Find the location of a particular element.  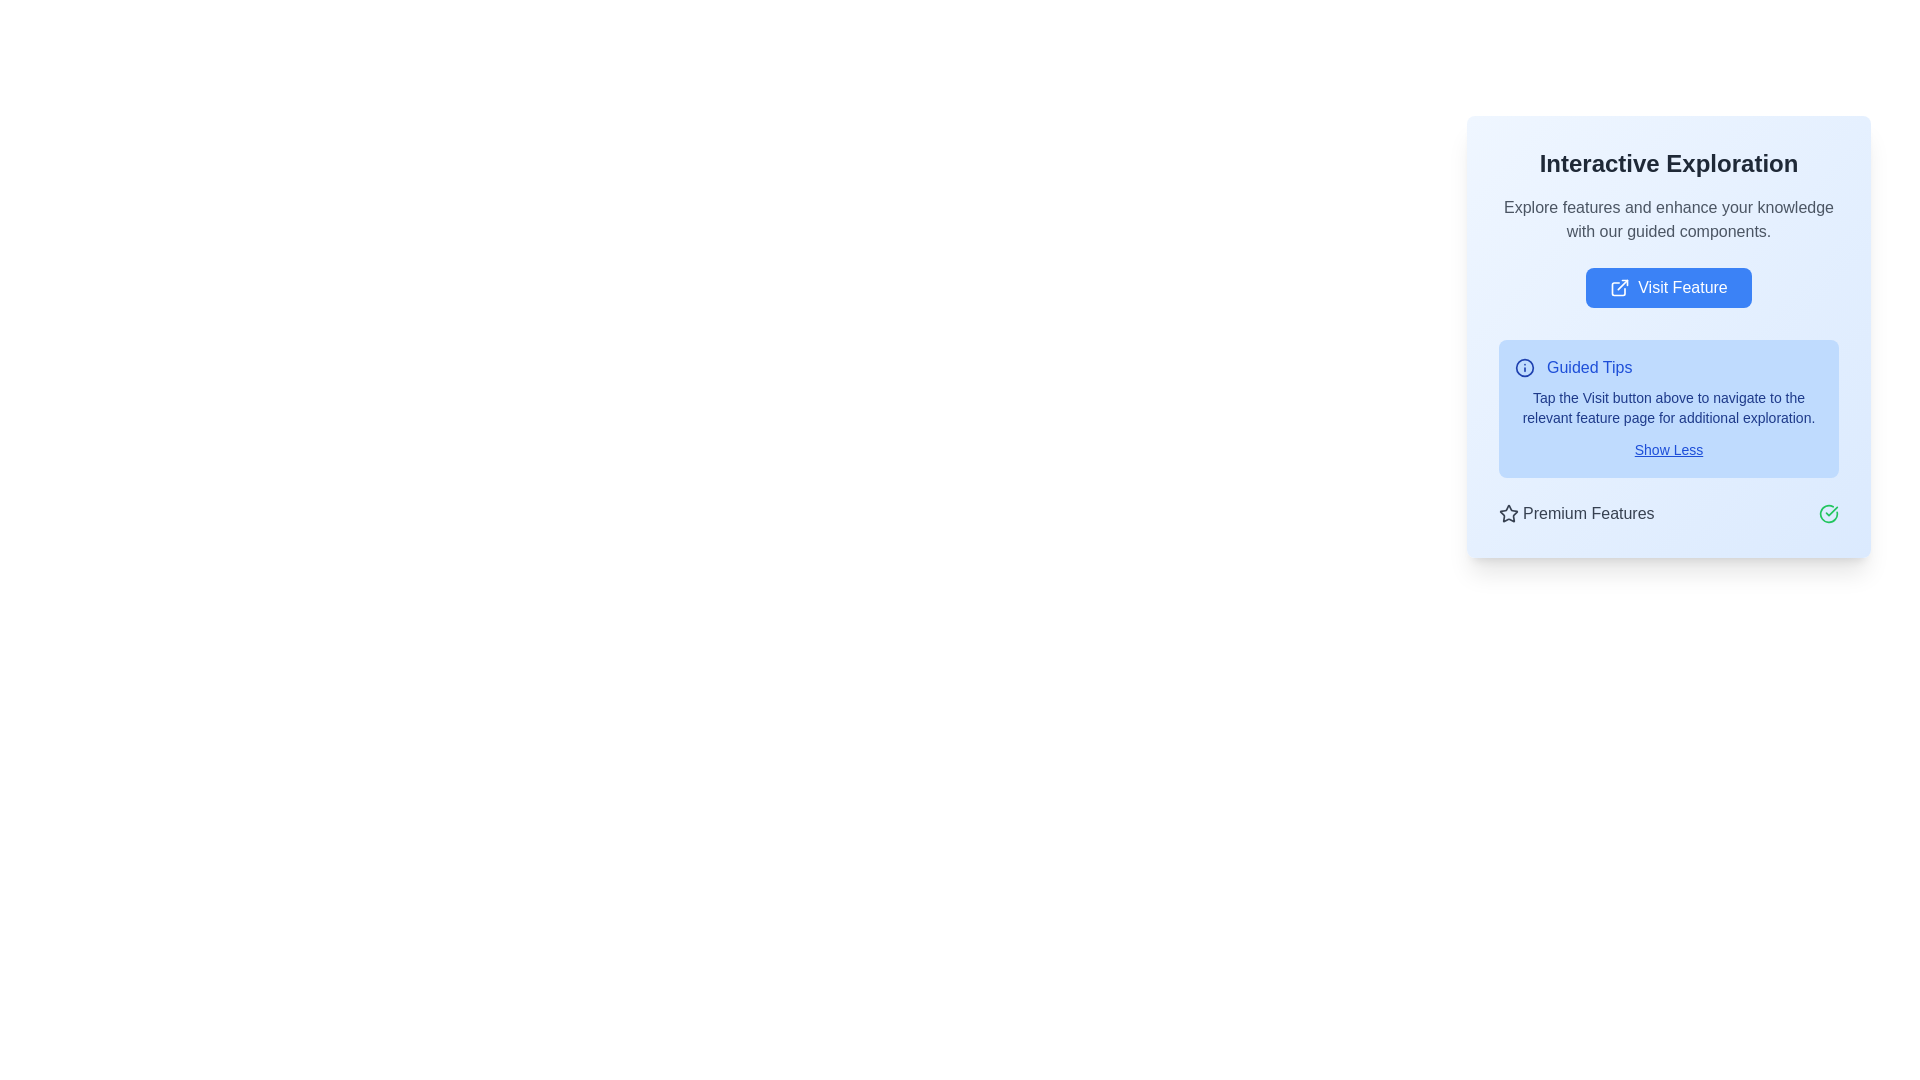

the text label indicating 'Premium Features', which is positioned to the right of a star icon in a light-blue panel is located at coordinates (1587, 512).